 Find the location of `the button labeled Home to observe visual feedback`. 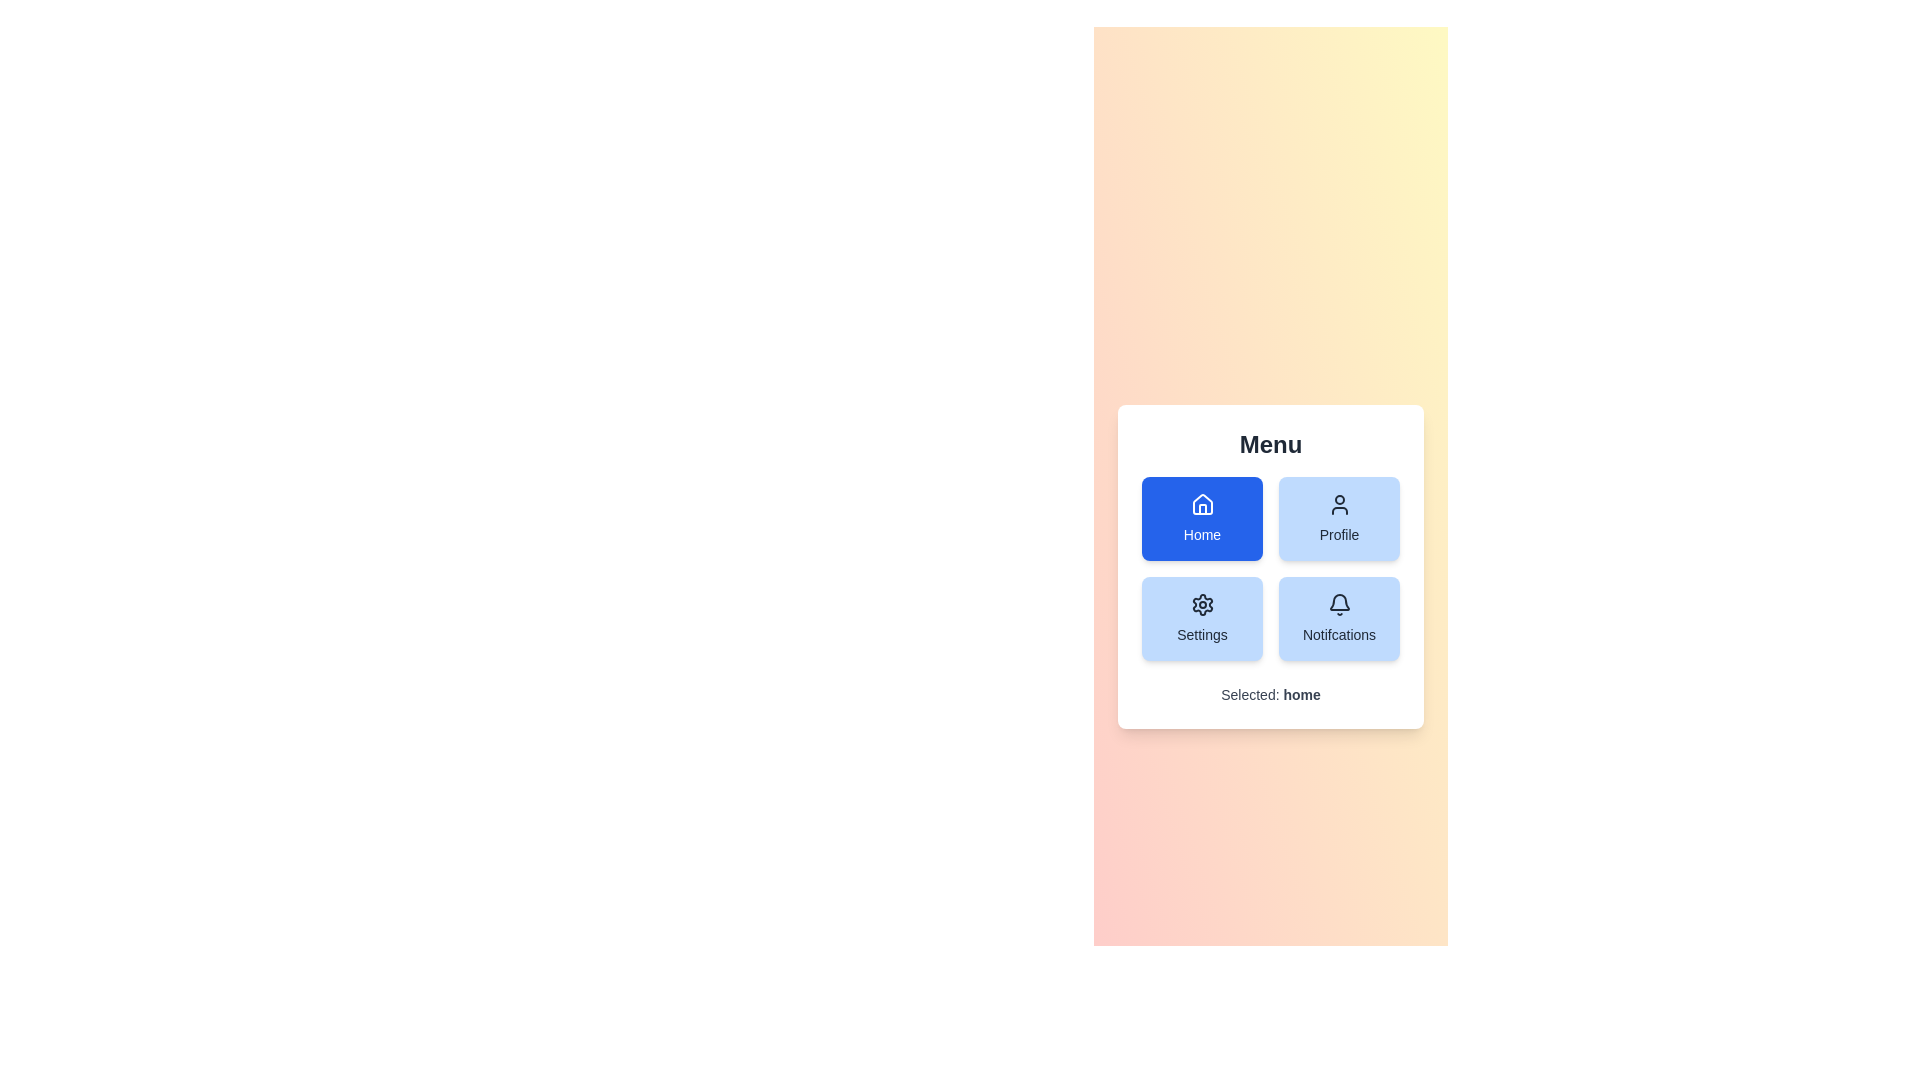

the button labeled Home to observe visual feedback is located at coordinates (1201, 518).